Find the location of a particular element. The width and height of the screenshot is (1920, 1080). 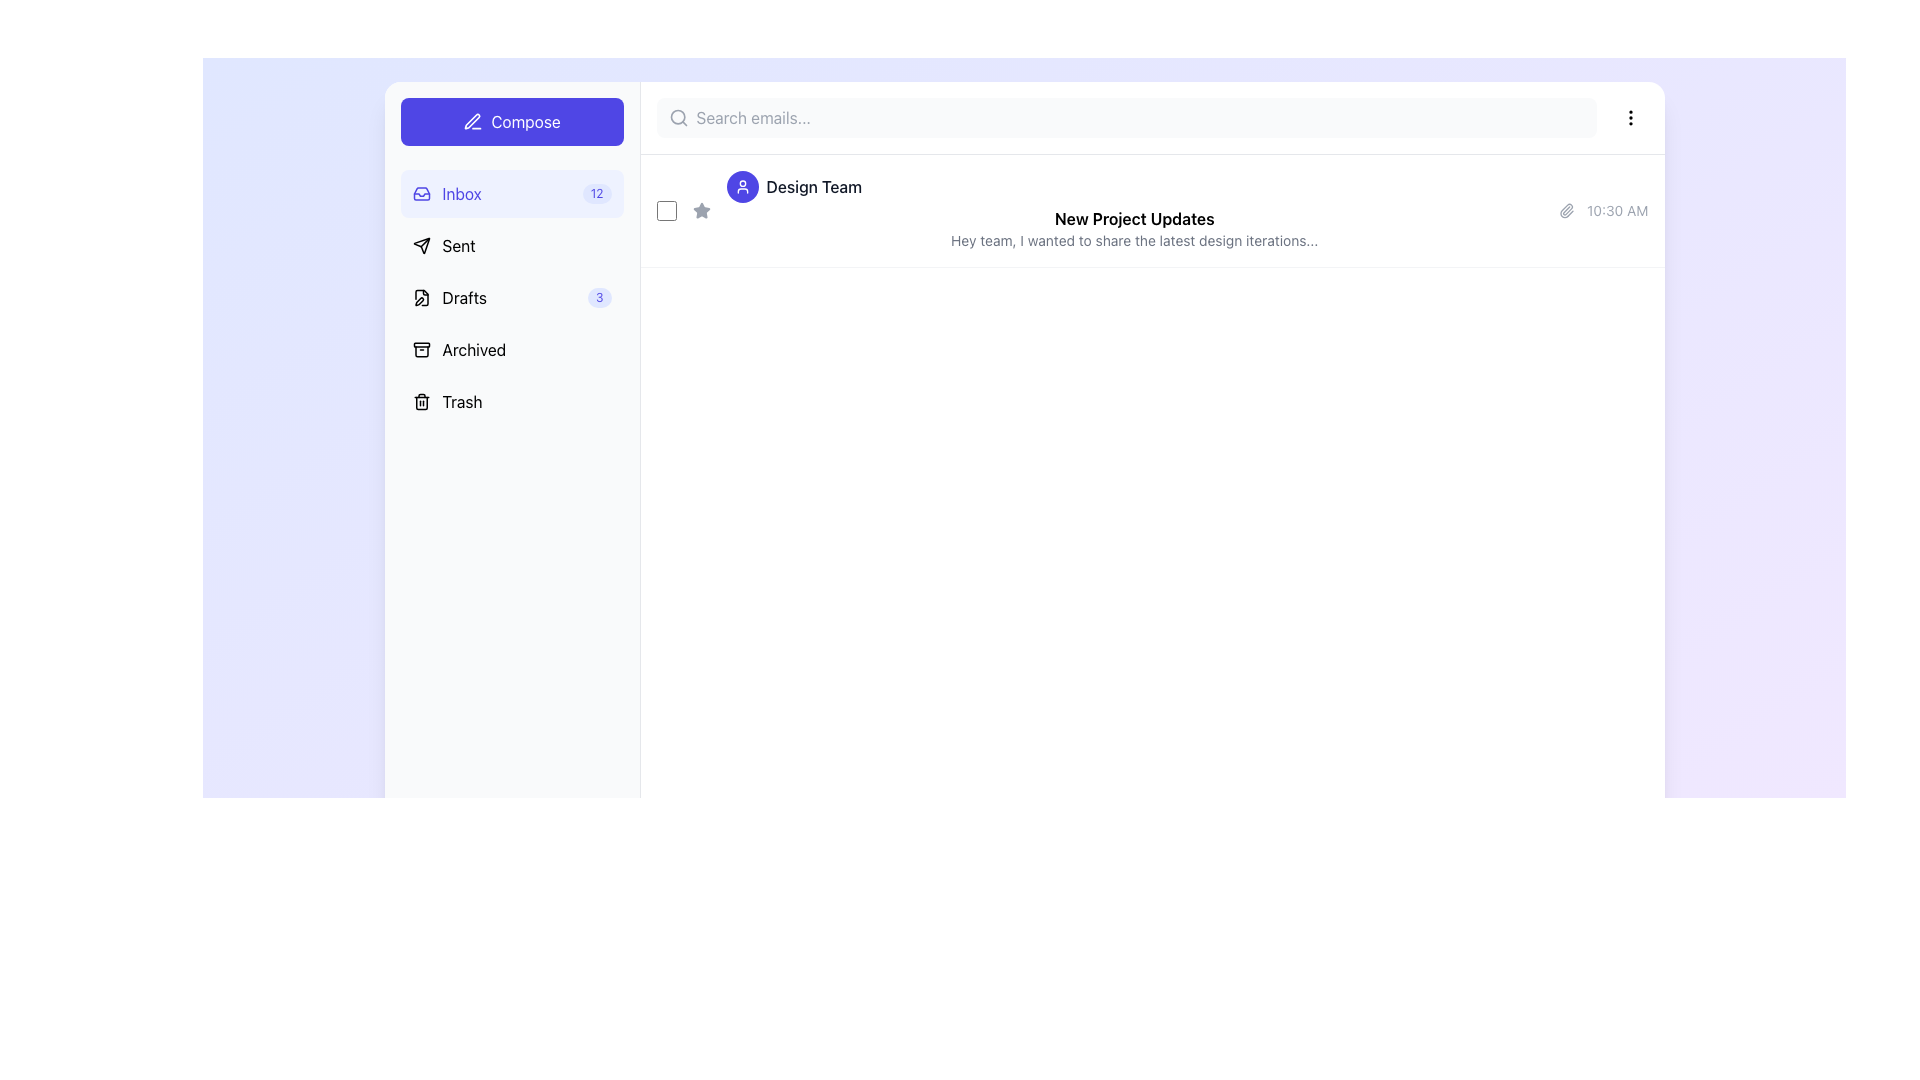

the 'Sent' folder text label located in the second position of the vertical list on the left sidebar of the email application is located at coordinates (458, 245).